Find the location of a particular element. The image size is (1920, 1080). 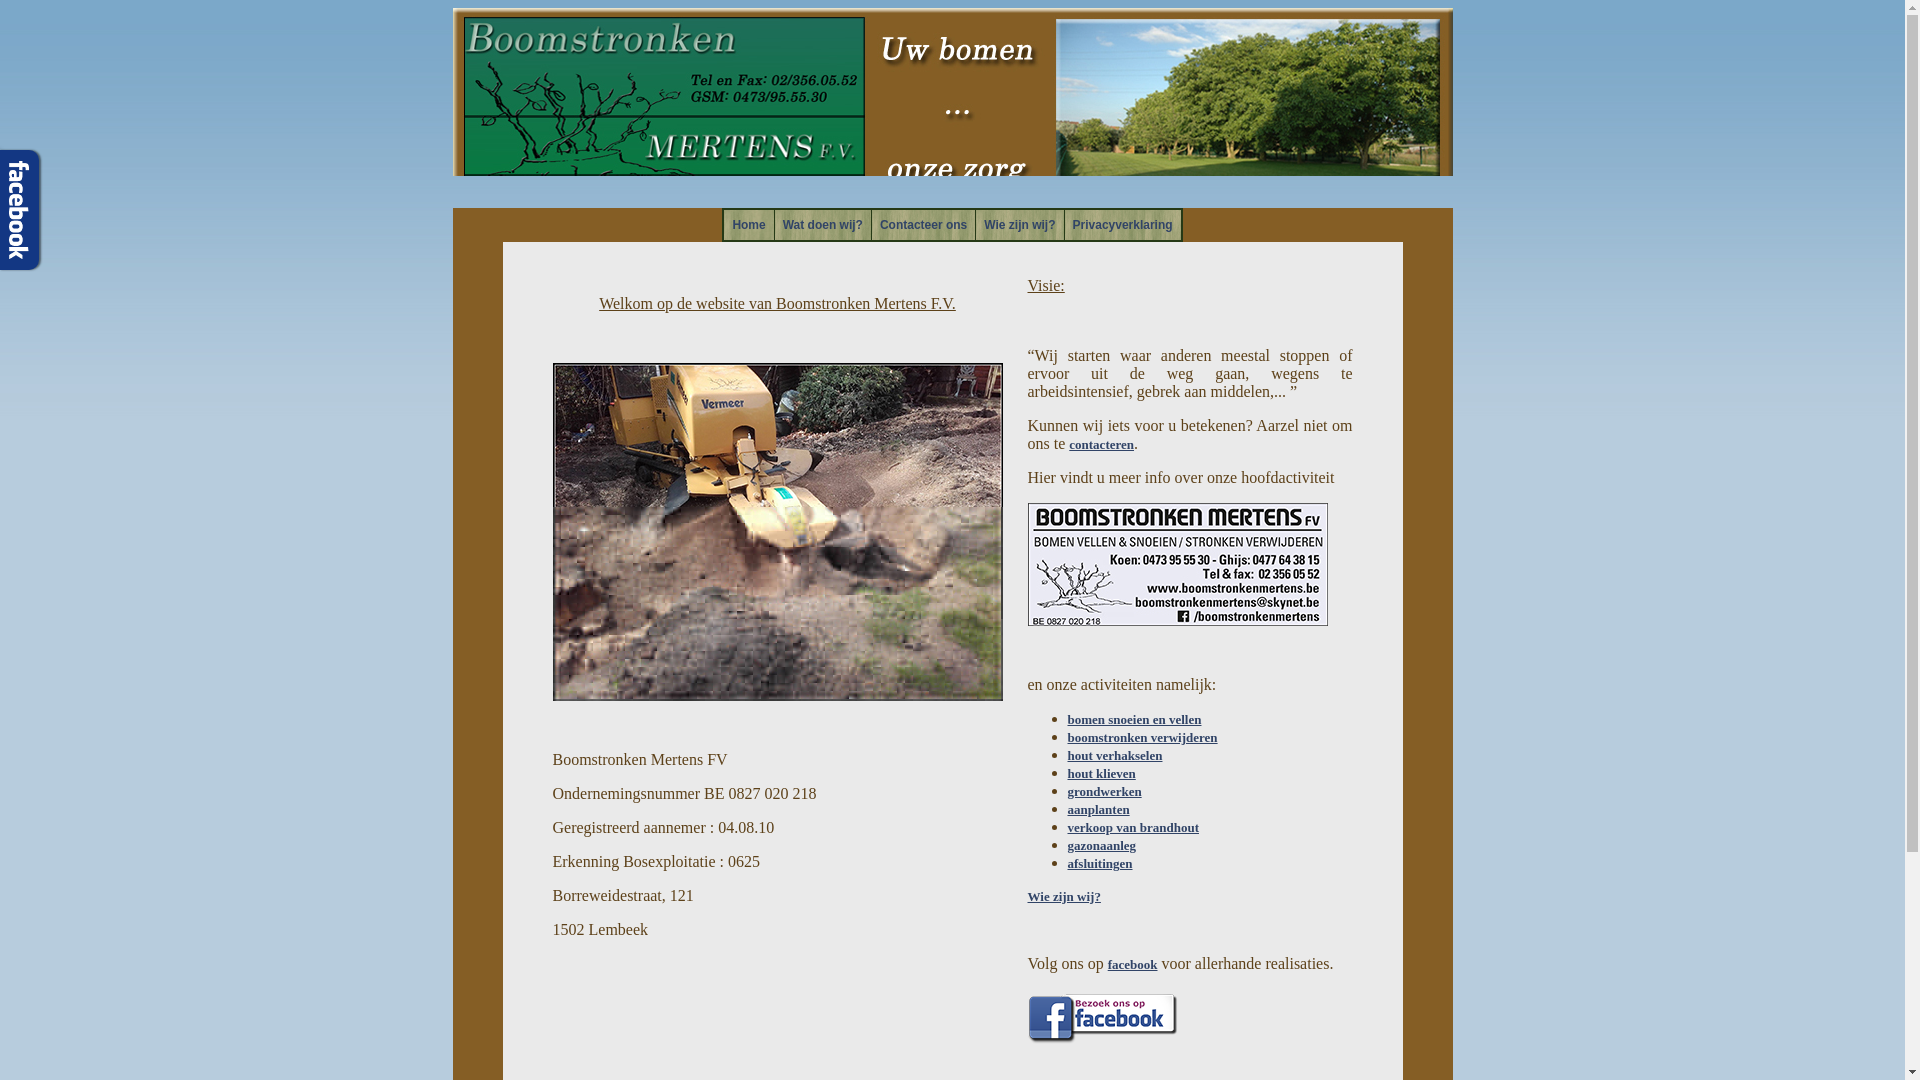

'bomen snoeien en vellen' is located at coordinates (1134, 718).